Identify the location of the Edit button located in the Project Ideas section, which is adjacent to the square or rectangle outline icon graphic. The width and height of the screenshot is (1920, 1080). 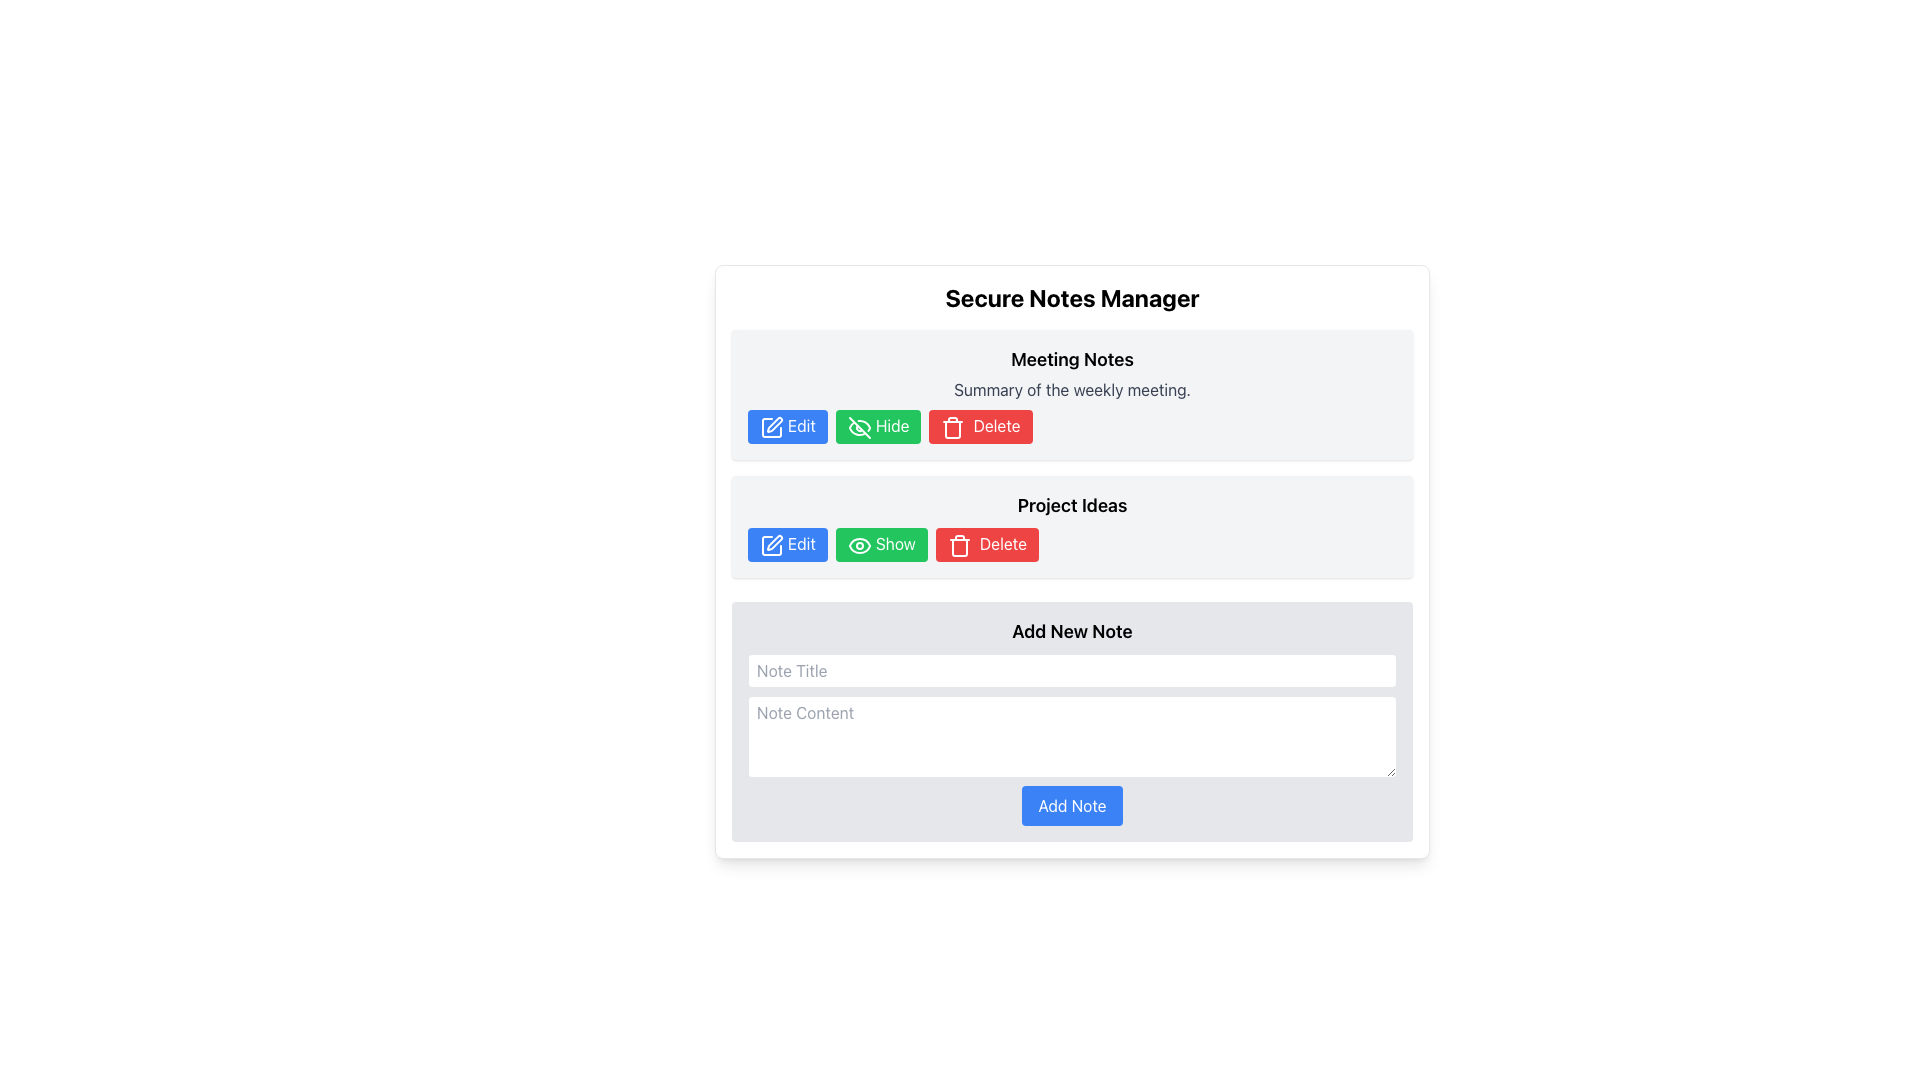
(771, 544).